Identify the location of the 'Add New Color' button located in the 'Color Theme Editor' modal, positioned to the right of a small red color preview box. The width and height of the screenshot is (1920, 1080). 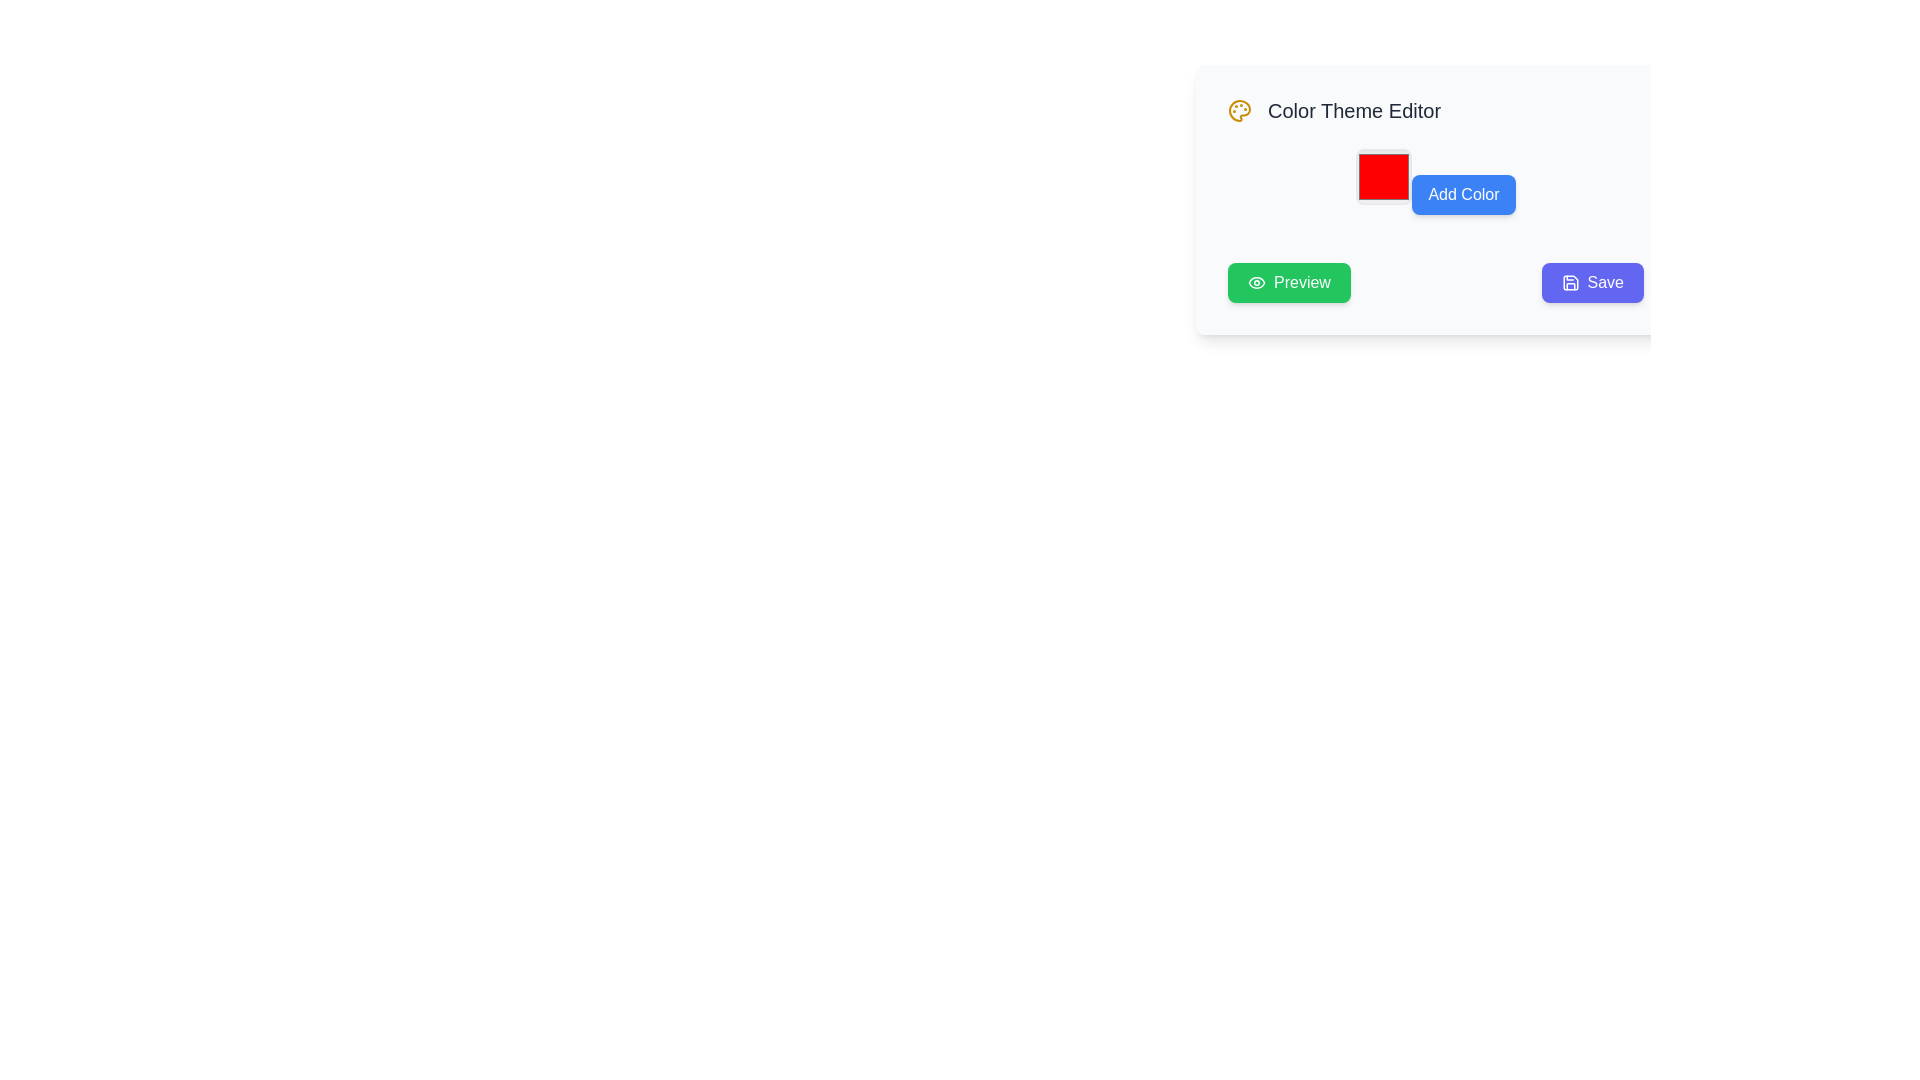
(1434, 200).